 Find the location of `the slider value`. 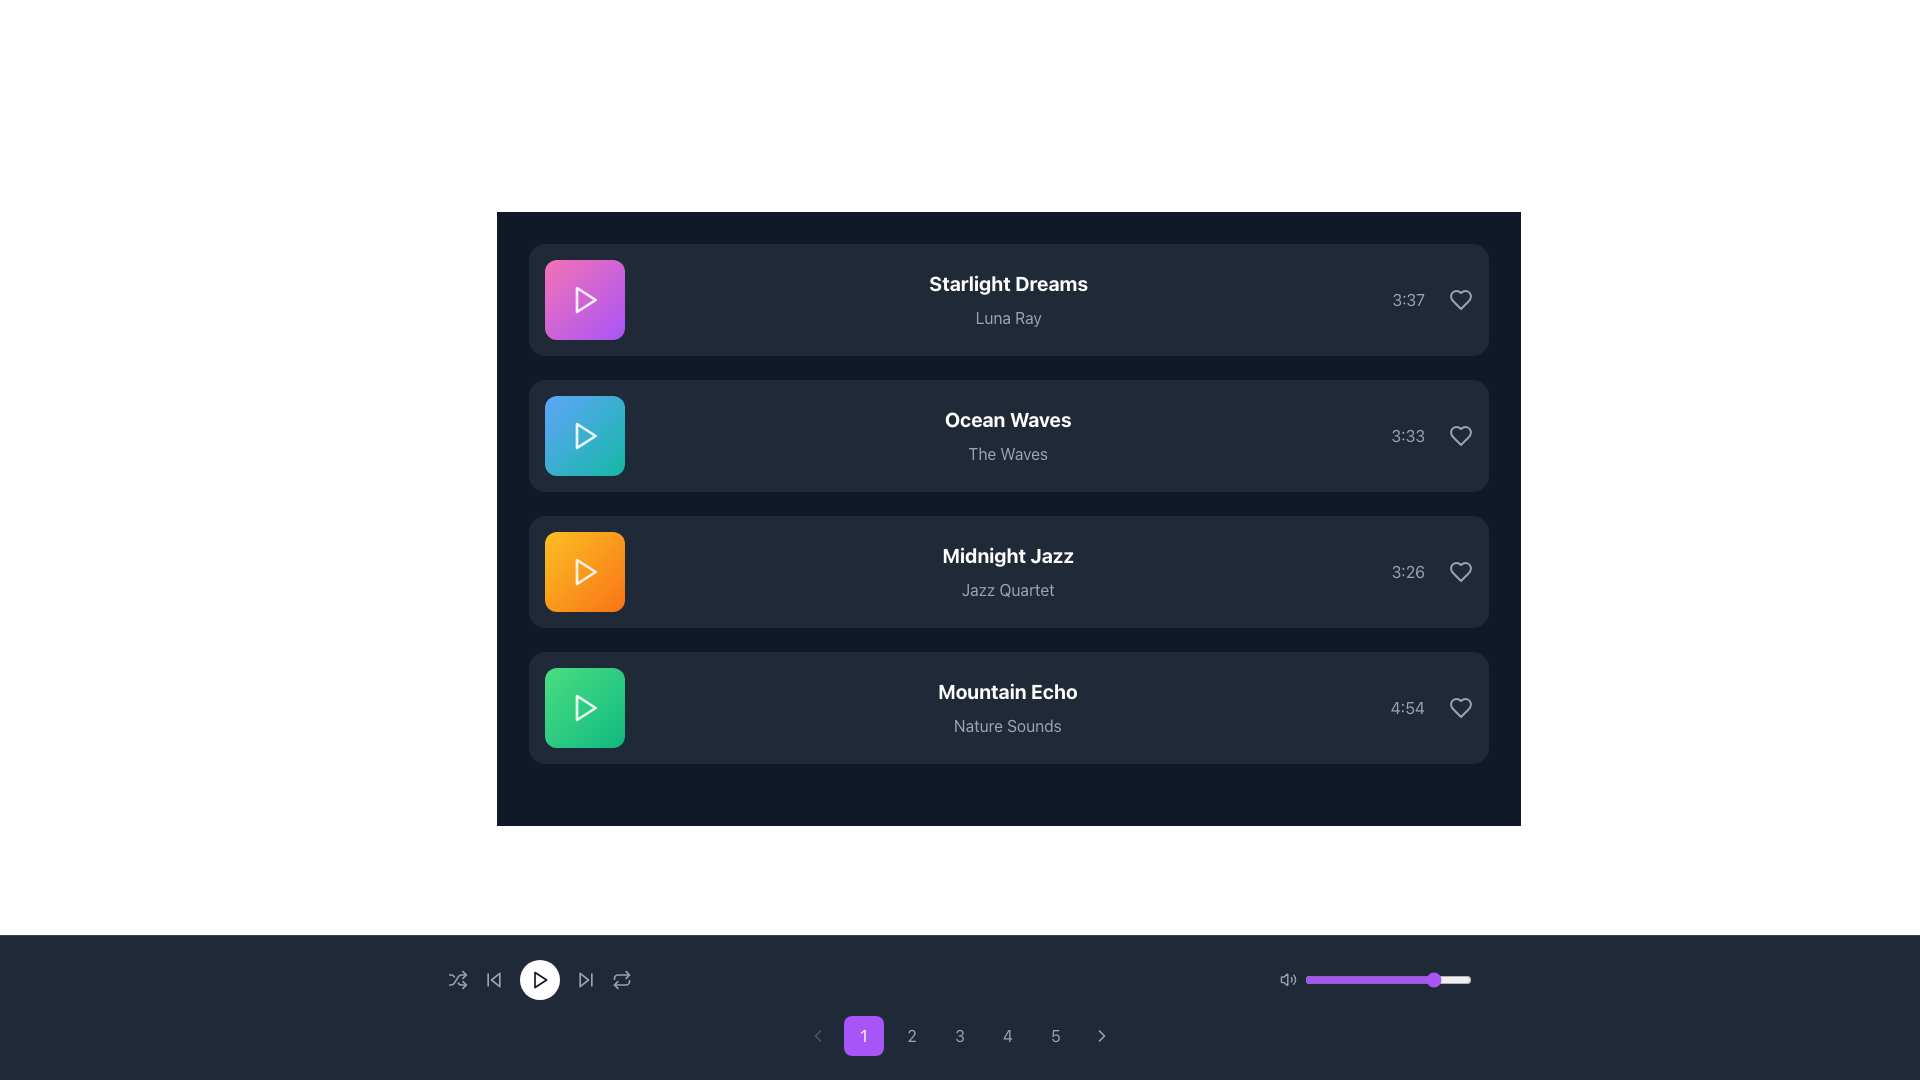

the slider value is located at coordinates (1400, 978).